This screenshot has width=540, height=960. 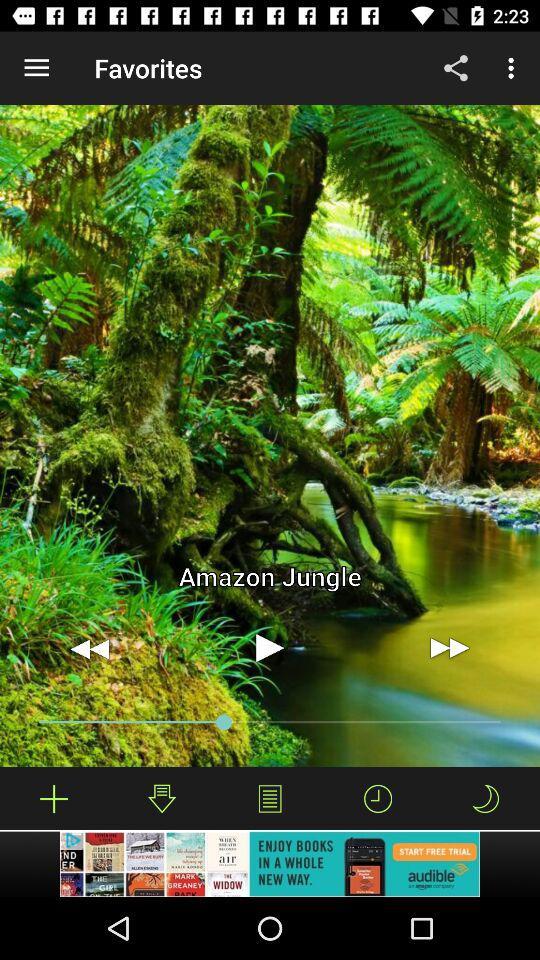 What do you see at coordinates (484, 798) in the screenshot?
I see `enable do n't disturb mode` at bounding box center [484, 798].